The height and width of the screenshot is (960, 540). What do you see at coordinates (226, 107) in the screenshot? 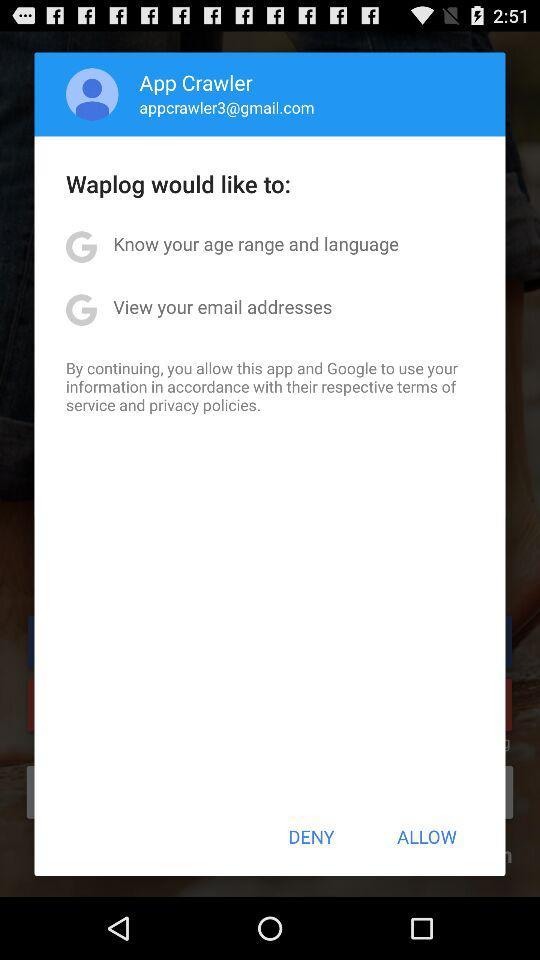
I see `the app above the waplog would like icon` at bounding box center [226, 107].